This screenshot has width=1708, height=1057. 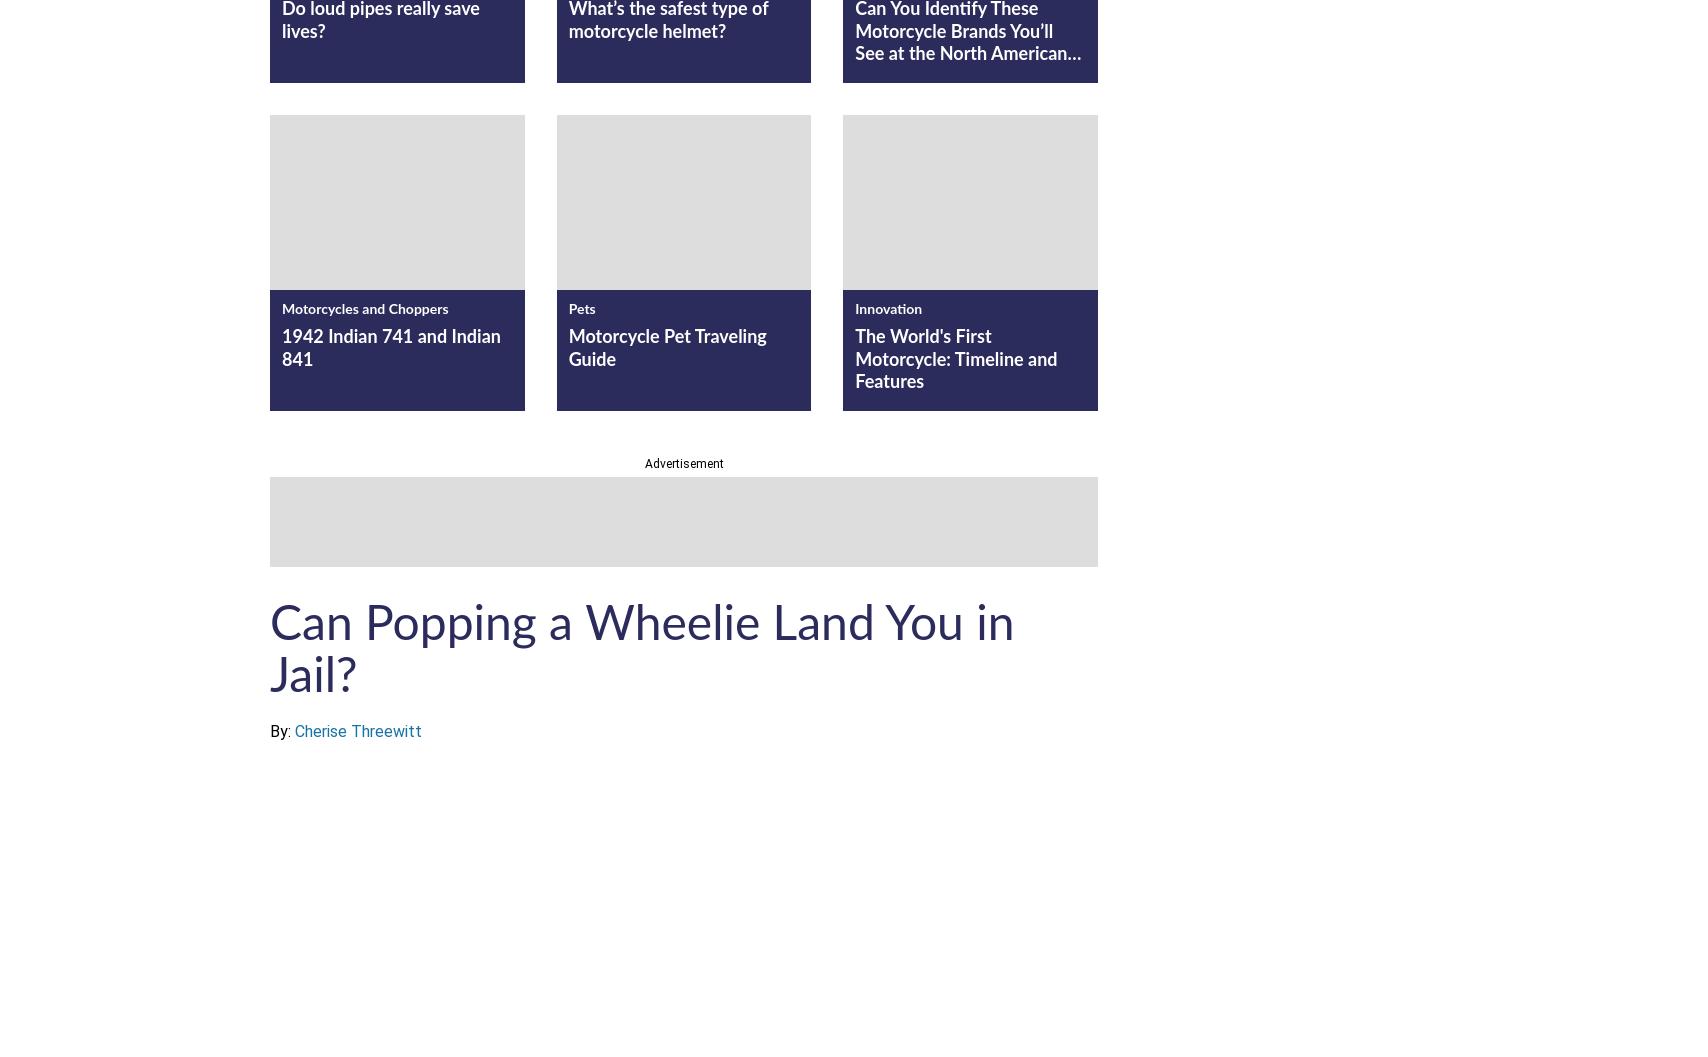 I want to click on 'By:', so click(x=282, y=730).